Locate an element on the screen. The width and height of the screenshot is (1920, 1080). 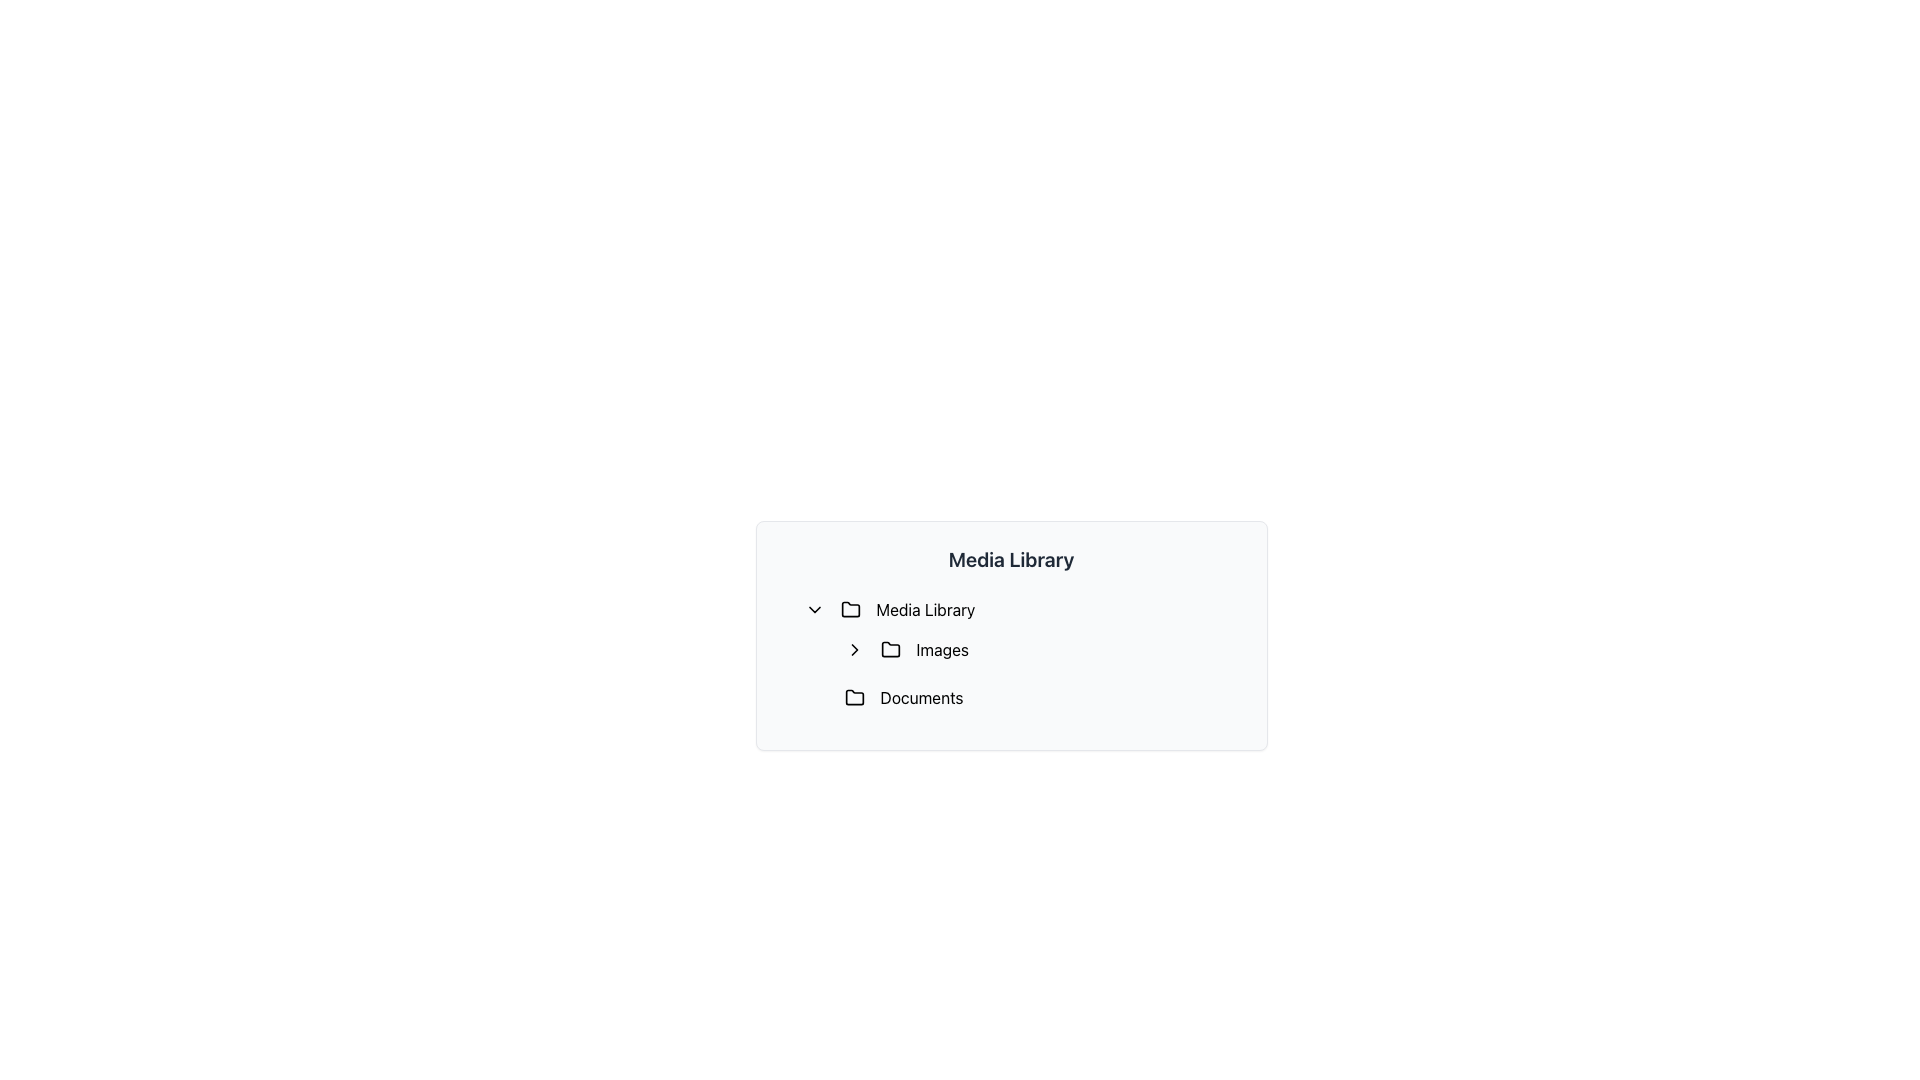
the Chevron Icon located to the left of the 'Images' text within the second item under the 'Media Library' section is located at coordinates (854, 650).